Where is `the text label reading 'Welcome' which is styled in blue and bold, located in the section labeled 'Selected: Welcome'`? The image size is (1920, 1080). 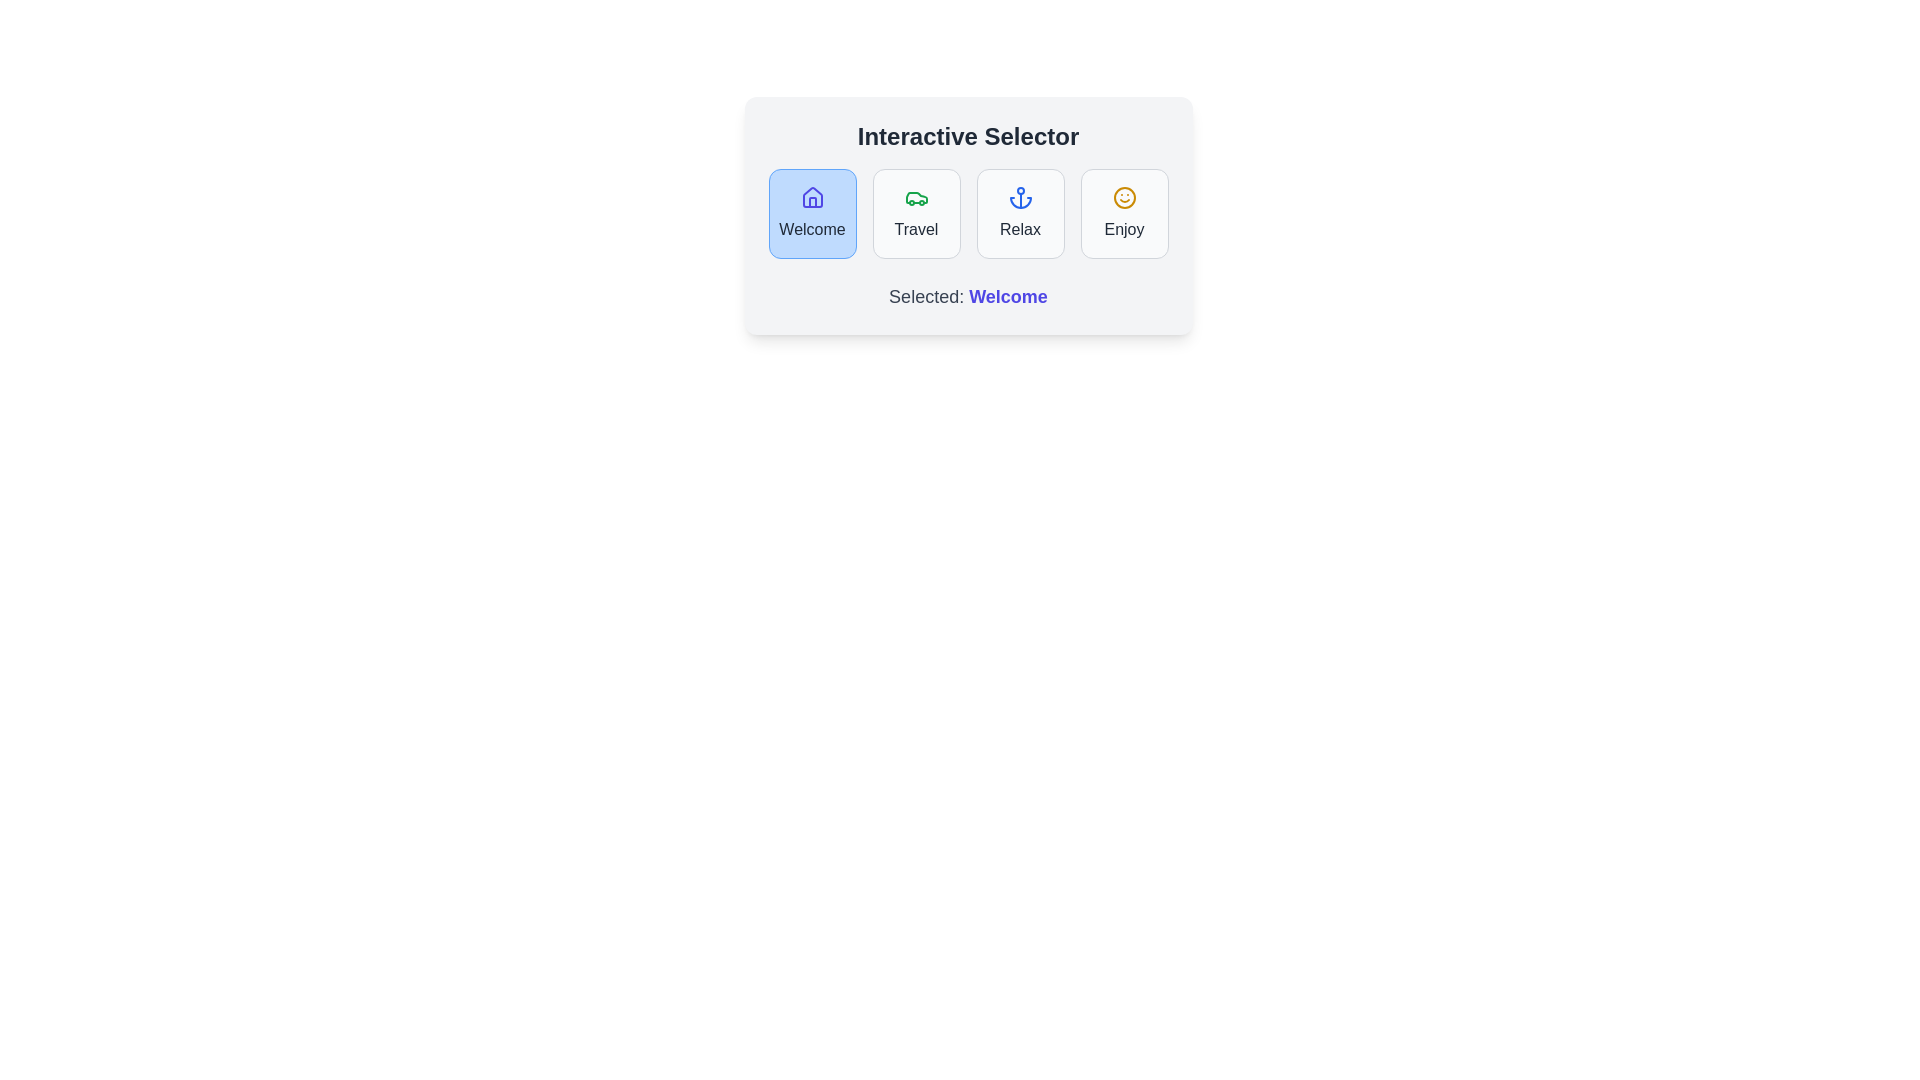
the text label reading 'Welcome' which is styled in blue and bold, located in the section labeled 'Selected: Welcome' is located at coordinates (1008, 297).